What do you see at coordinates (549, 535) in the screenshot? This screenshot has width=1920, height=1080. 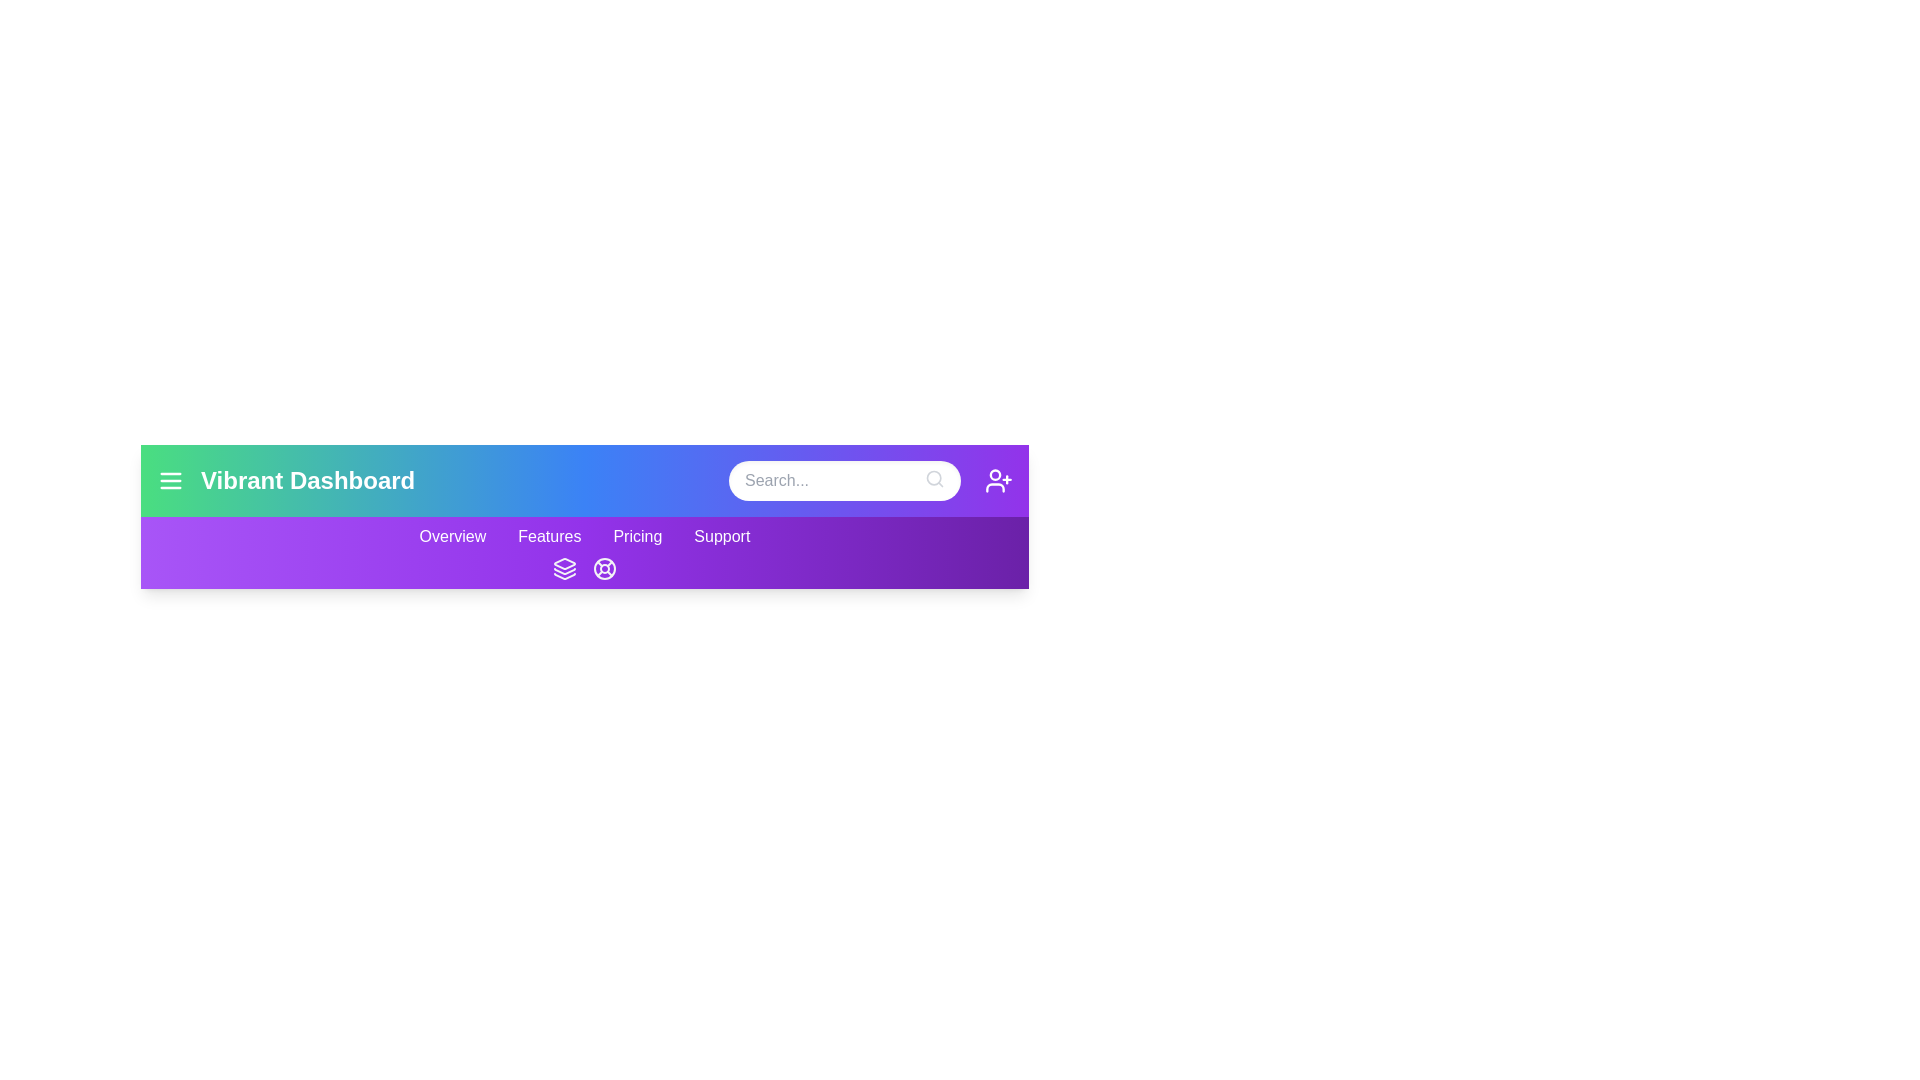 I see `the 'Features' link to navigate to the 'Features' section` at bounding box center [549, 535].